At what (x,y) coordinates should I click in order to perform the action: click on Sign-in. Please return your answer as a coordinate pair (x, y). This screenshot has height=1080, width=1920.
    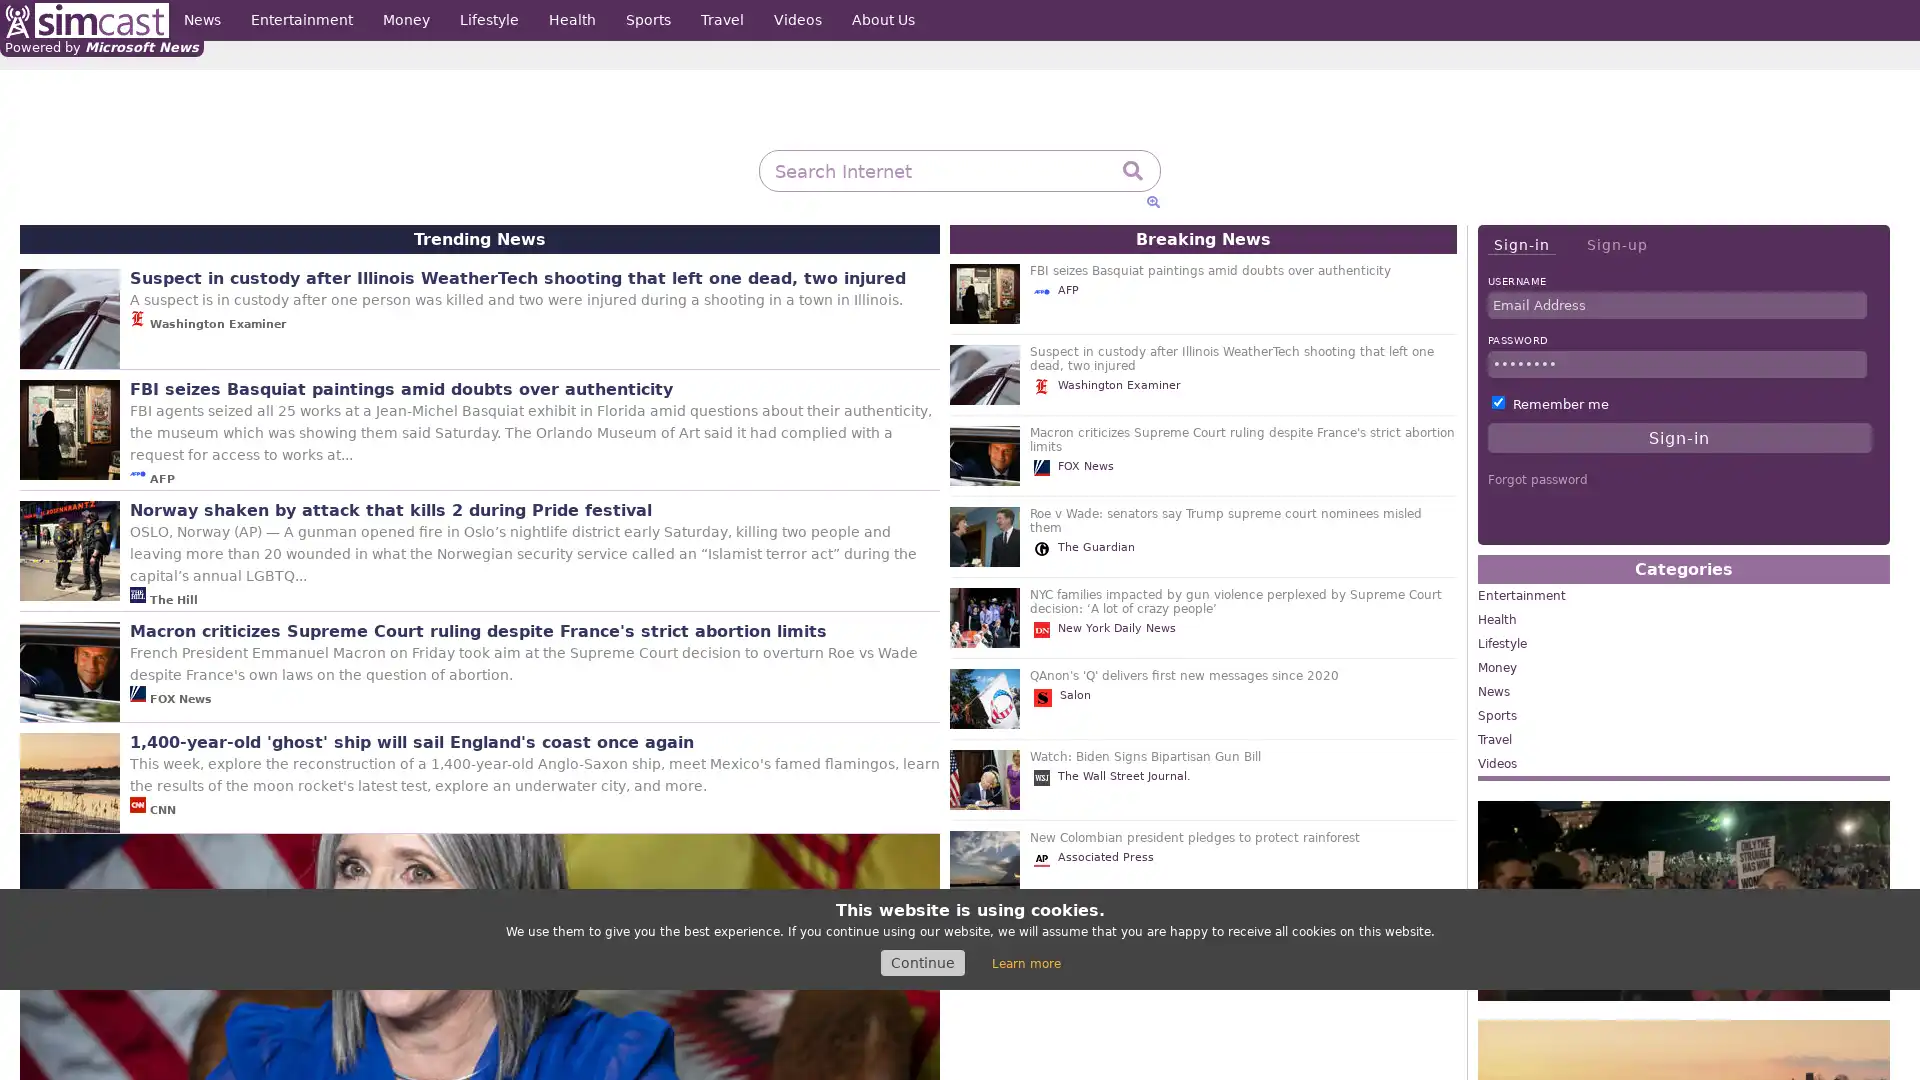
    Looking at the image, I should click on (1520, 244).